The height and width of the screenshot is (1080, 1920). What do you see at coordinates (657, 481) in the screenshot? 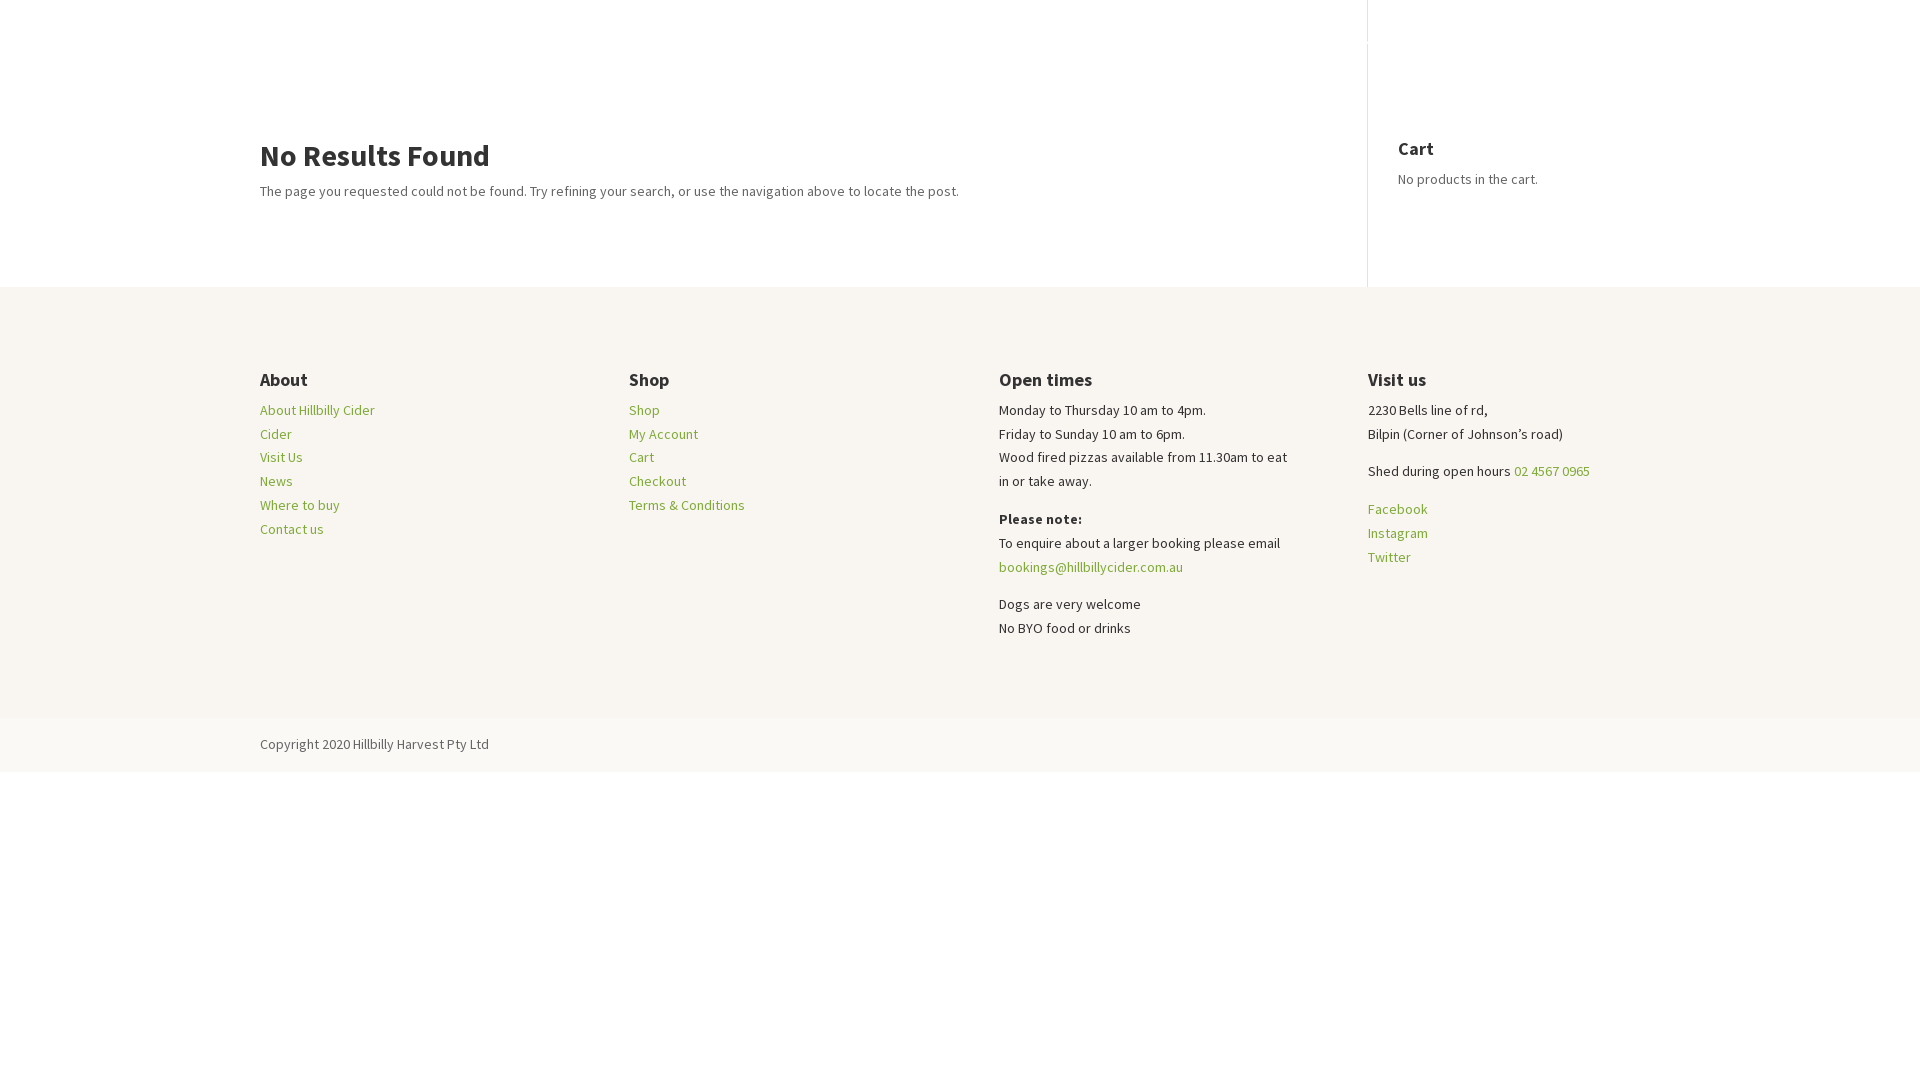
I see `'Checkout'` at bounding box center [657, 481].